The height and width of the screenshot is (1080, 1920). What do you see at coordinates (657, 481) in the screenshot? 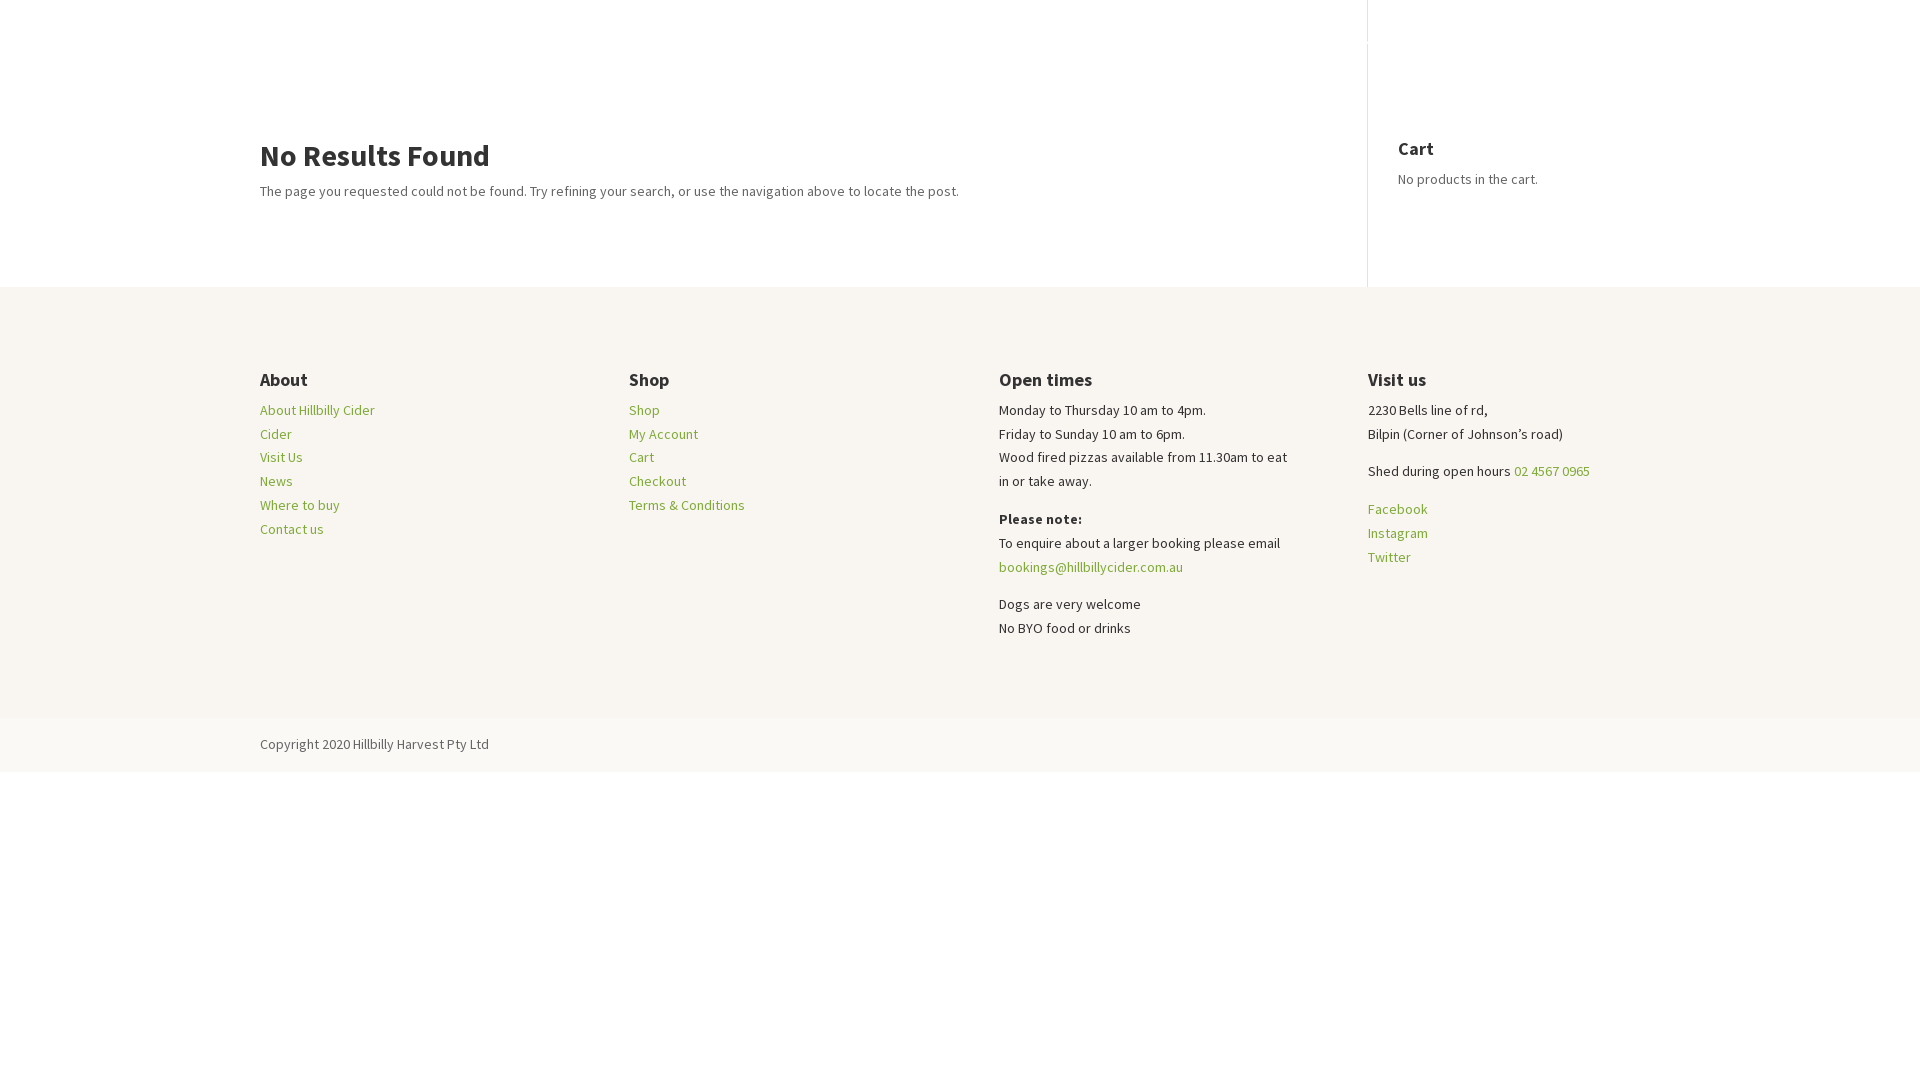
I see `'Checkout'` at bounding box center [657, 481].